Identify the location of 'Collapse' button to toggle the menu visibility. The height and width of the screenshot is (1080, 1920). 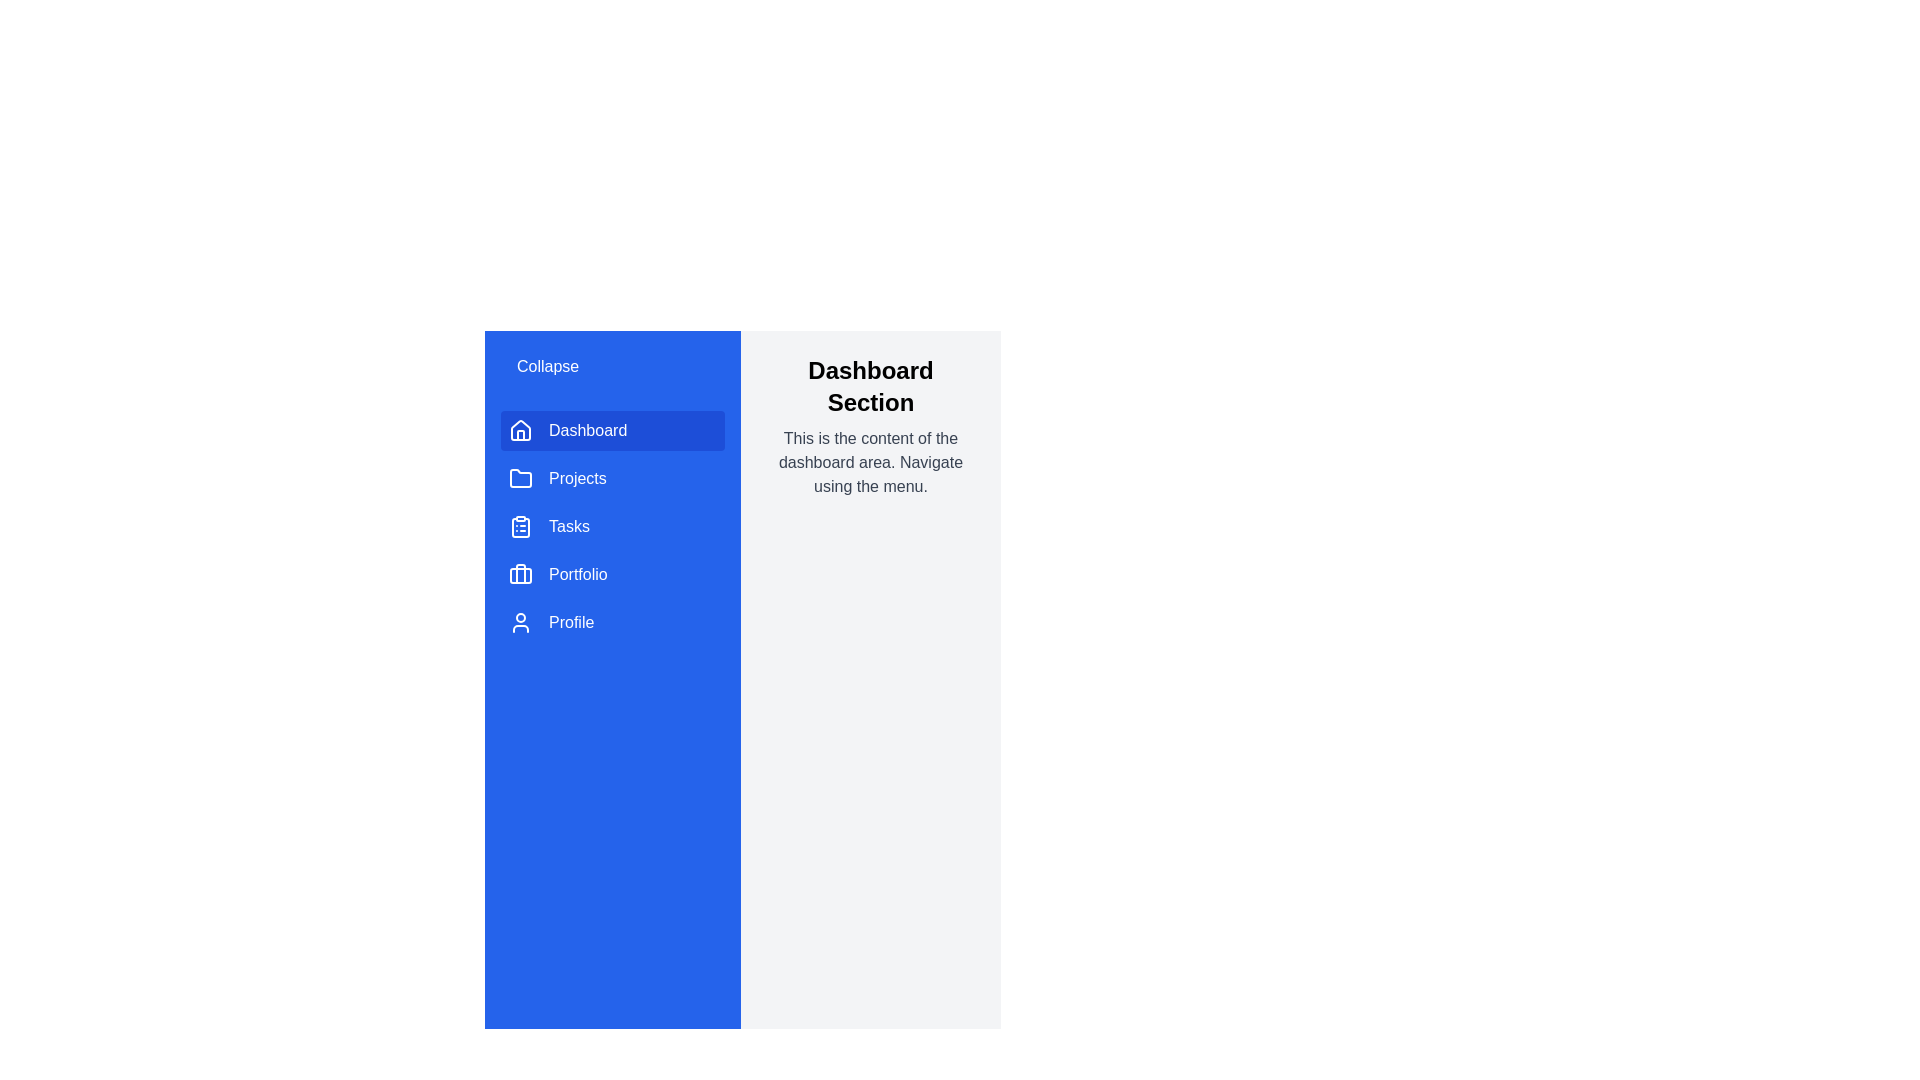
(547, 366).